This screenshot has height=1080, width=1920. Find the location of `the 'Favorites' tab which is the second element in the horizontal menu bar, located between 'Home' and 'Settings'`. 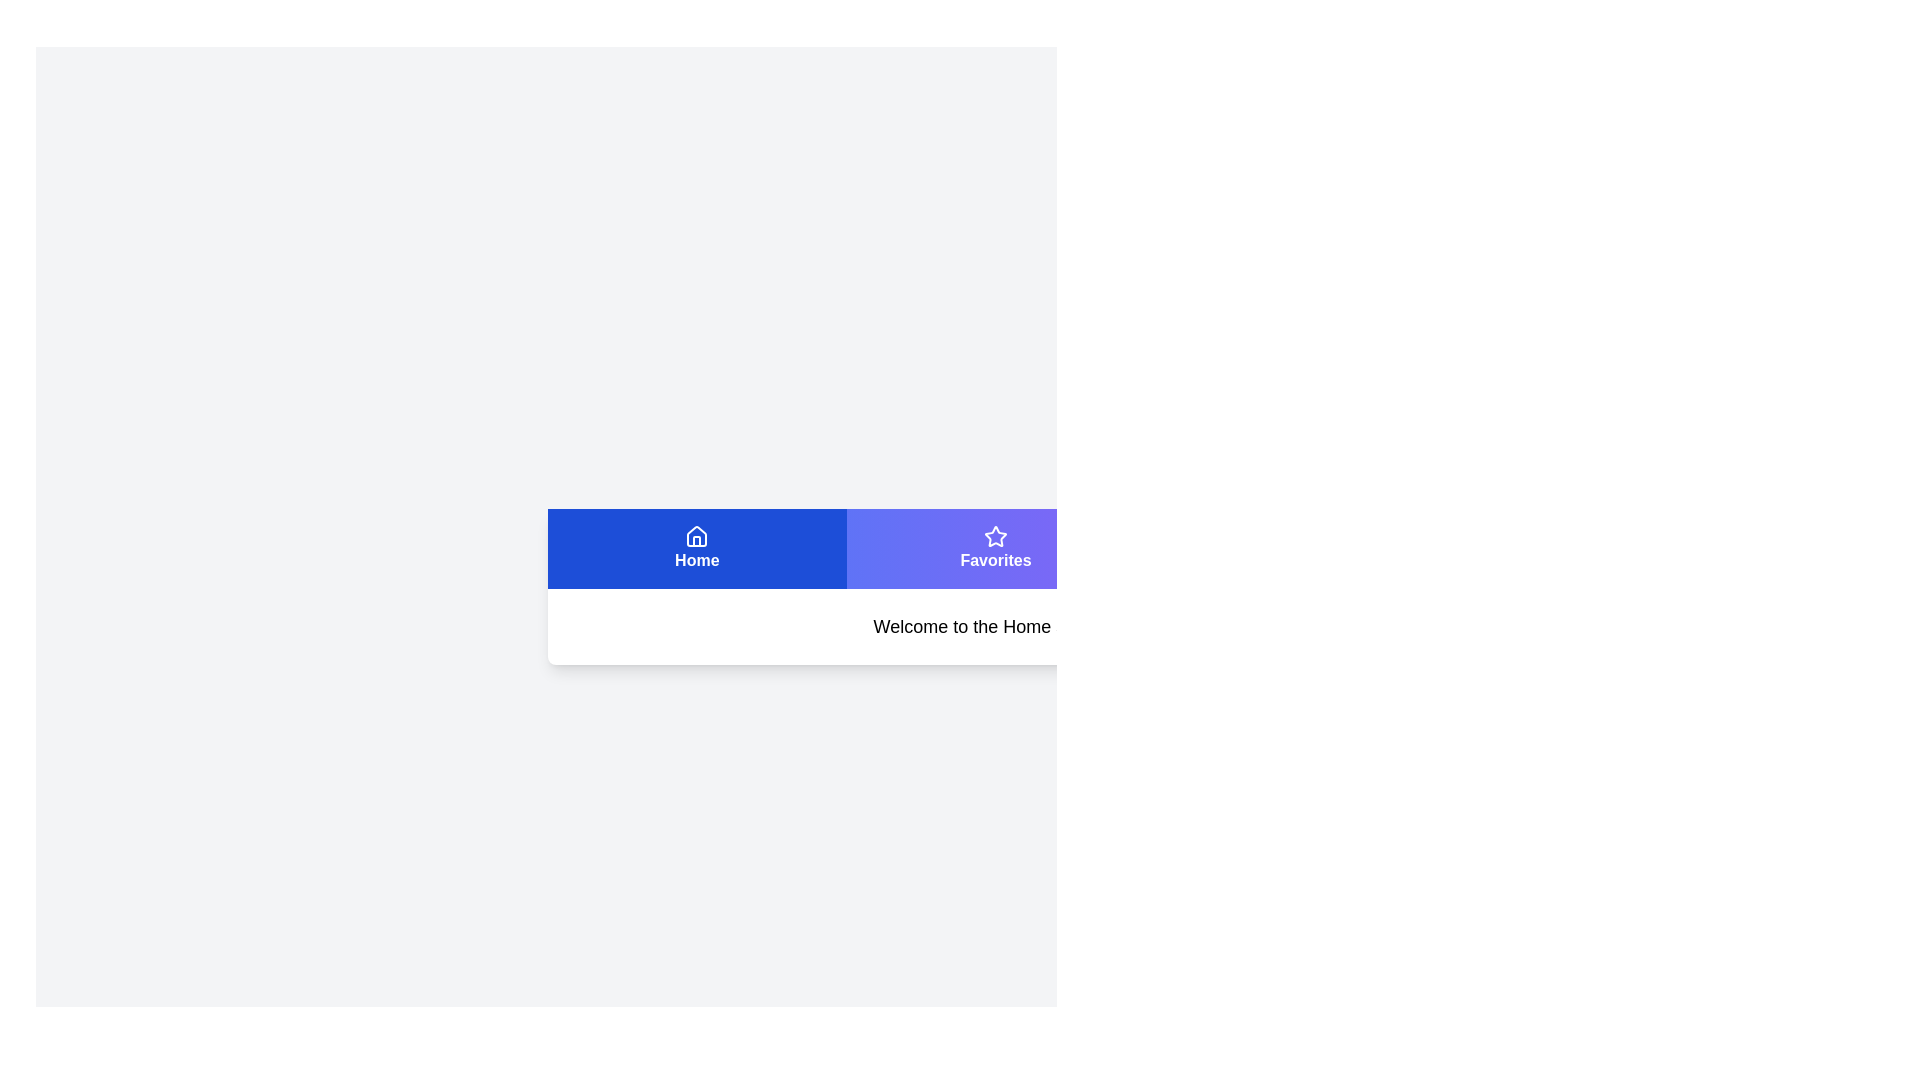

the 'Favorites' tab which is the second element in the horizontal menu bar, located between 'Home' and 'Settings' is located at coordinates (995, 548).